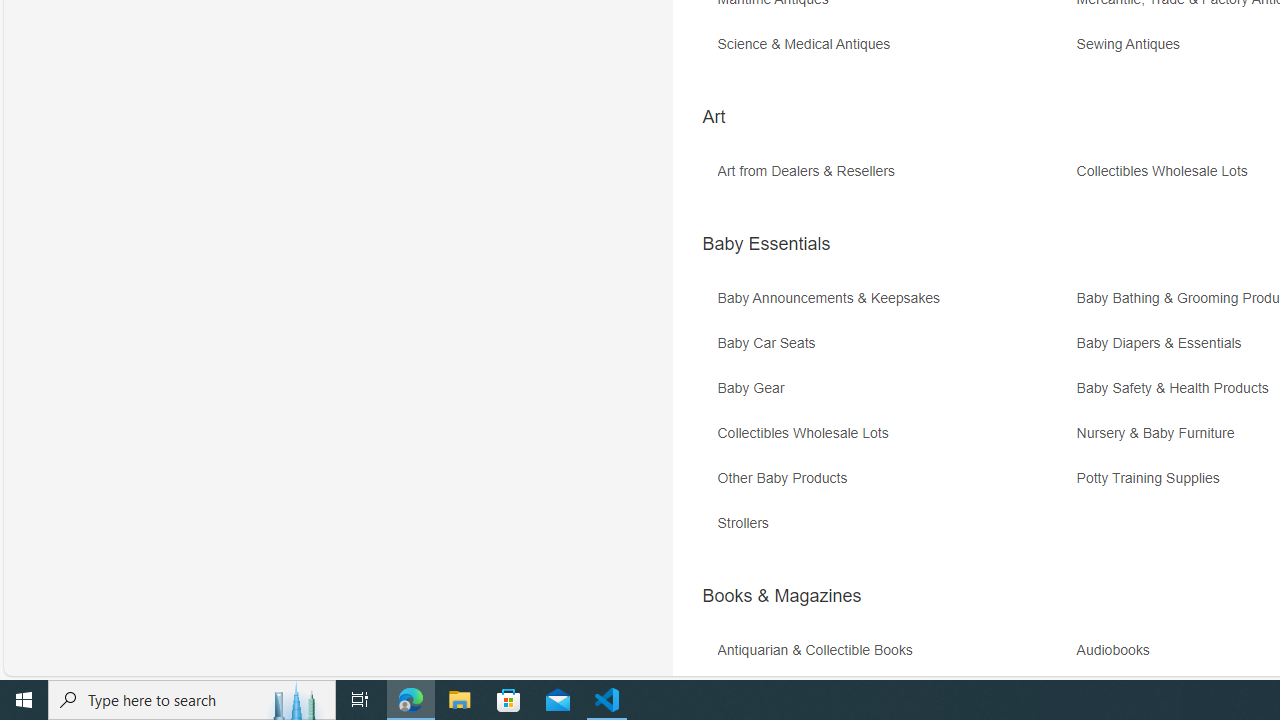 The image size is (1280, 720). I want to click on 'Collectibles Wholesale Lots', so click(893, 439).